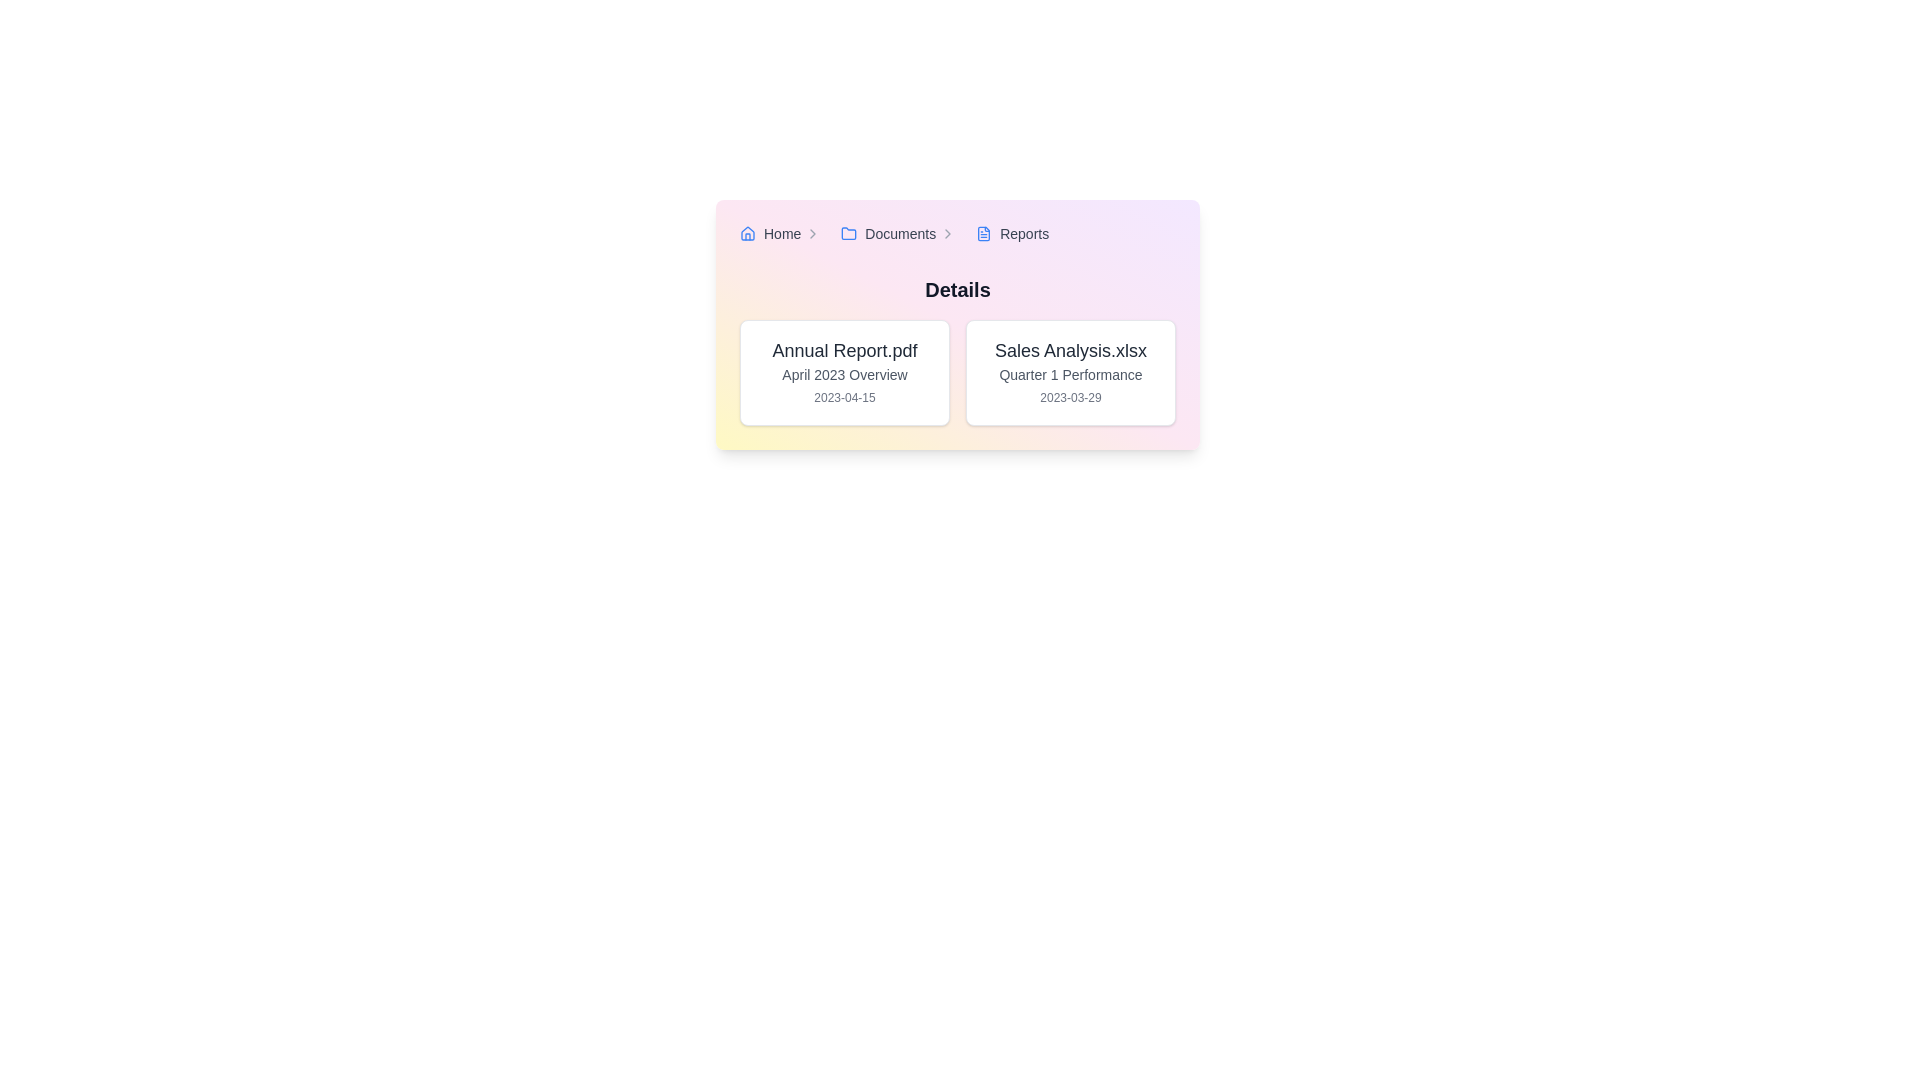 Image resolution: width=1920 pixels, height=1080 pixels. What do you see at coordinates (844, 374) in the screenshot?
I see `the static text label displaying 'April 2023 Overview', which is positioned beneath the bold title 'Annual Report.pdf' and above the date '2023-04-15'` at bounding box center [844, 374].